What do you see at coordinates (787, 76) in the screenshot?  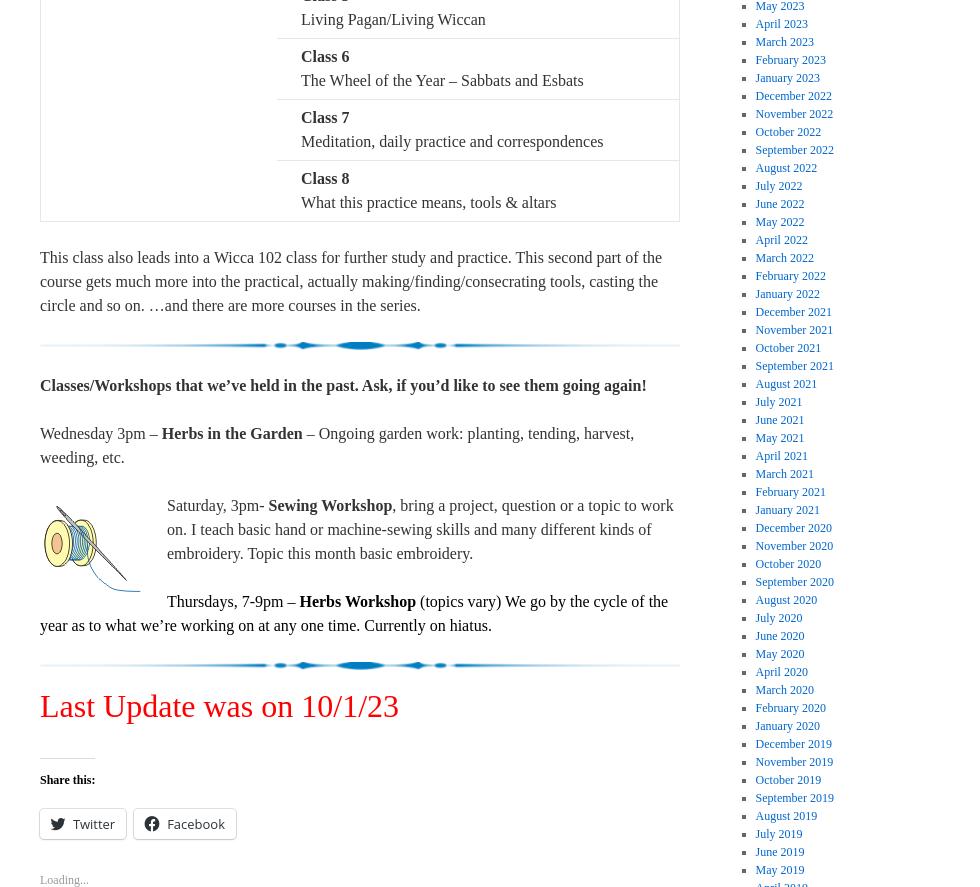 I see `'January 2023'` at bounding box center [787, 76].